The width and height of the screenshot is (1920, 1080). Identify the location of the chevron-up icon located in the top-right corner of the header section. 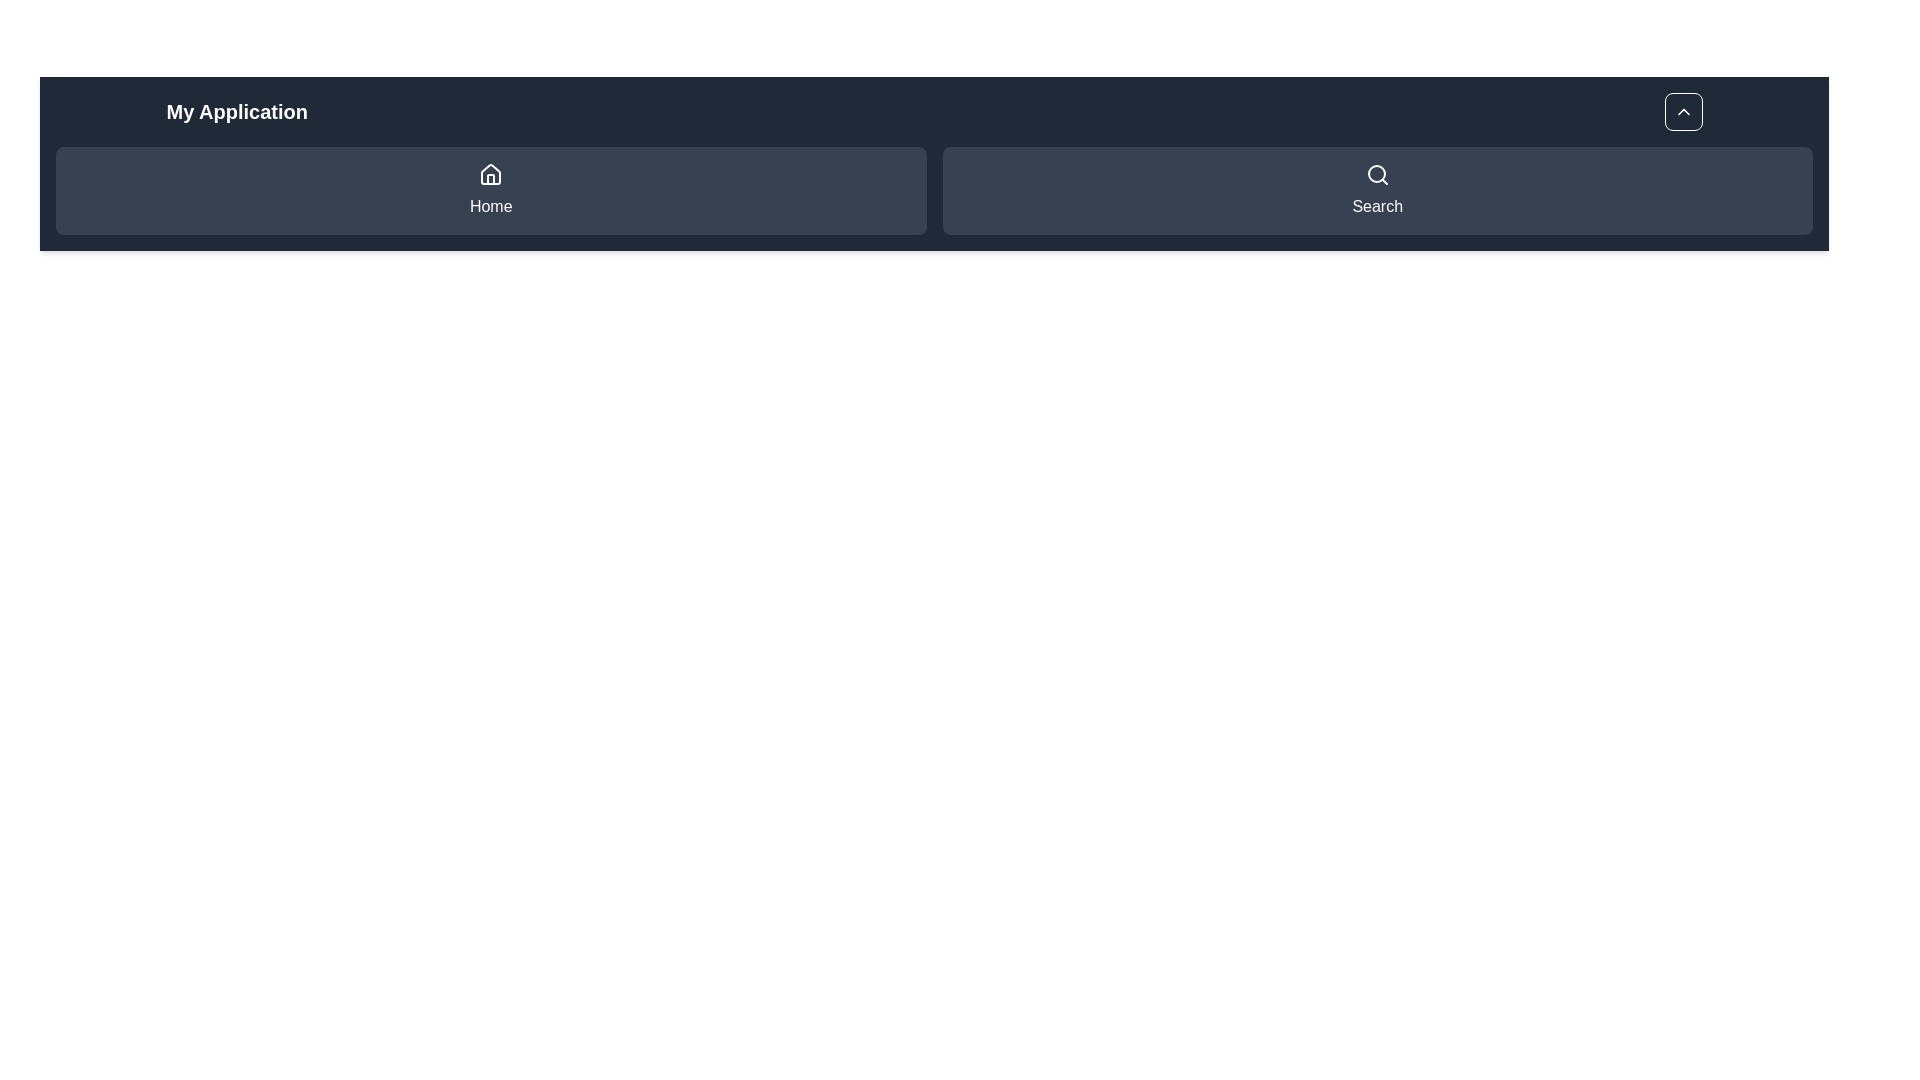
(1682, 111).